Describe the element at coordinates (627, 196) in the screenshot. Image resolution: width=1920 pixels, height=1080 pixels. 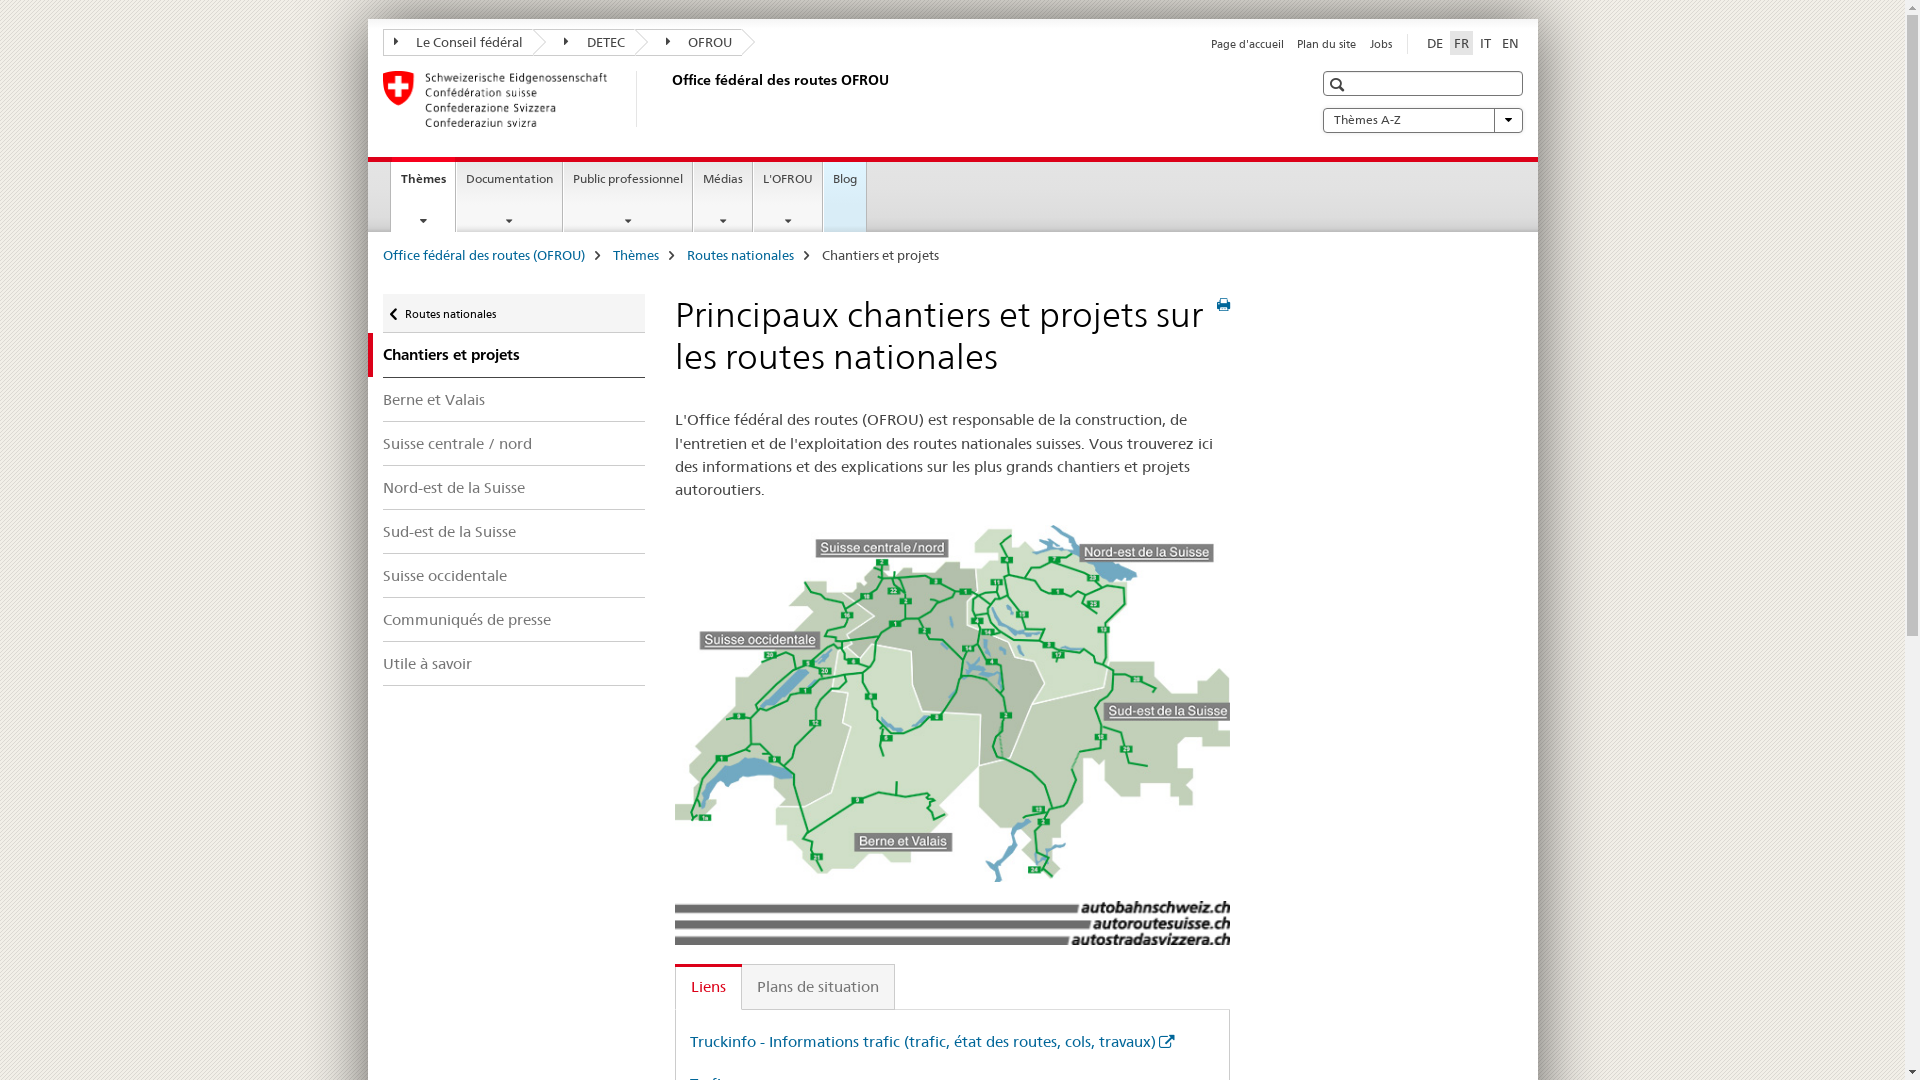
I see `'Public professionnel'` at that location.